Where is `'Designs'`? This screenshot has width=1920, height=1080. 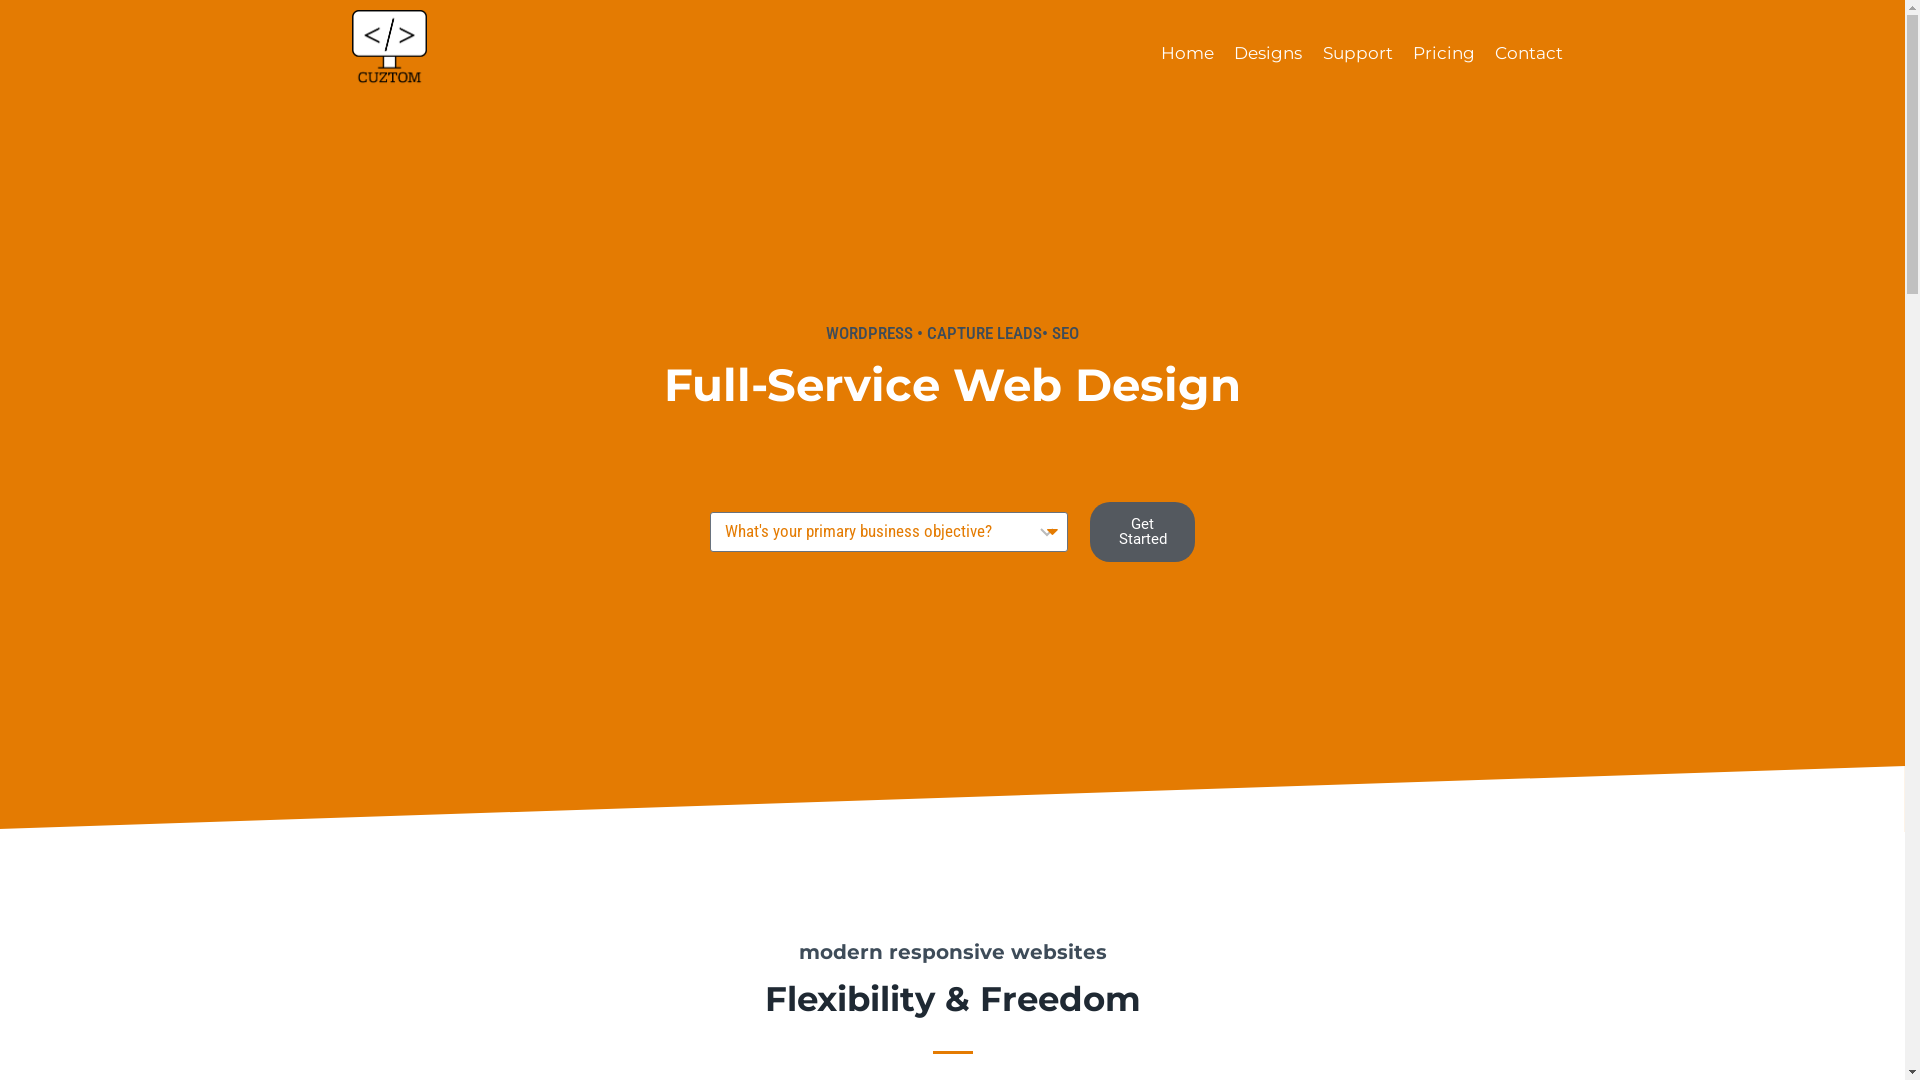
'Designs' is located at coordinates (1266, 53).